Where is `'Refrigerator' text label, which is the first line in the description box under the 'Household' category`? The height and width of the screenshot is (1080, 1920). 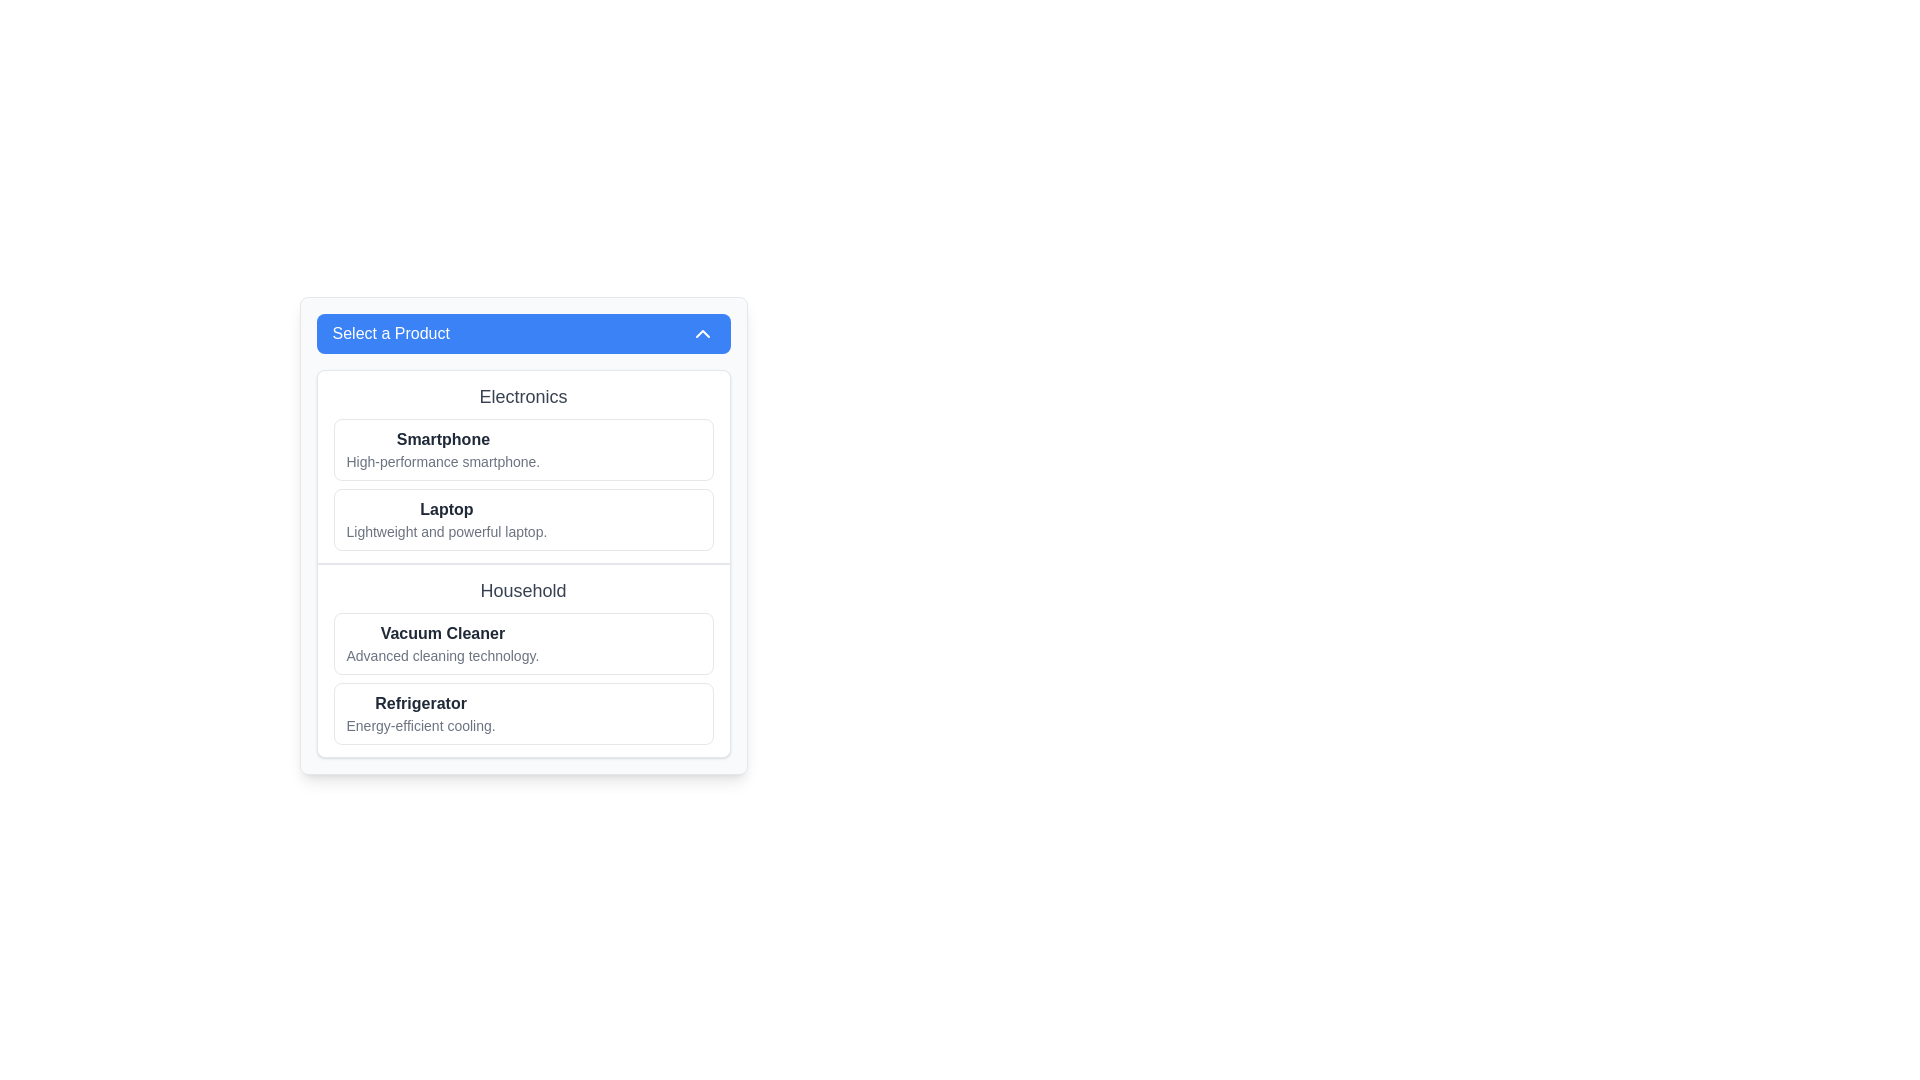
'Refrigerator' text label, which is the first line in the description box under the 'Household' category is located at coordinates (420, 703).